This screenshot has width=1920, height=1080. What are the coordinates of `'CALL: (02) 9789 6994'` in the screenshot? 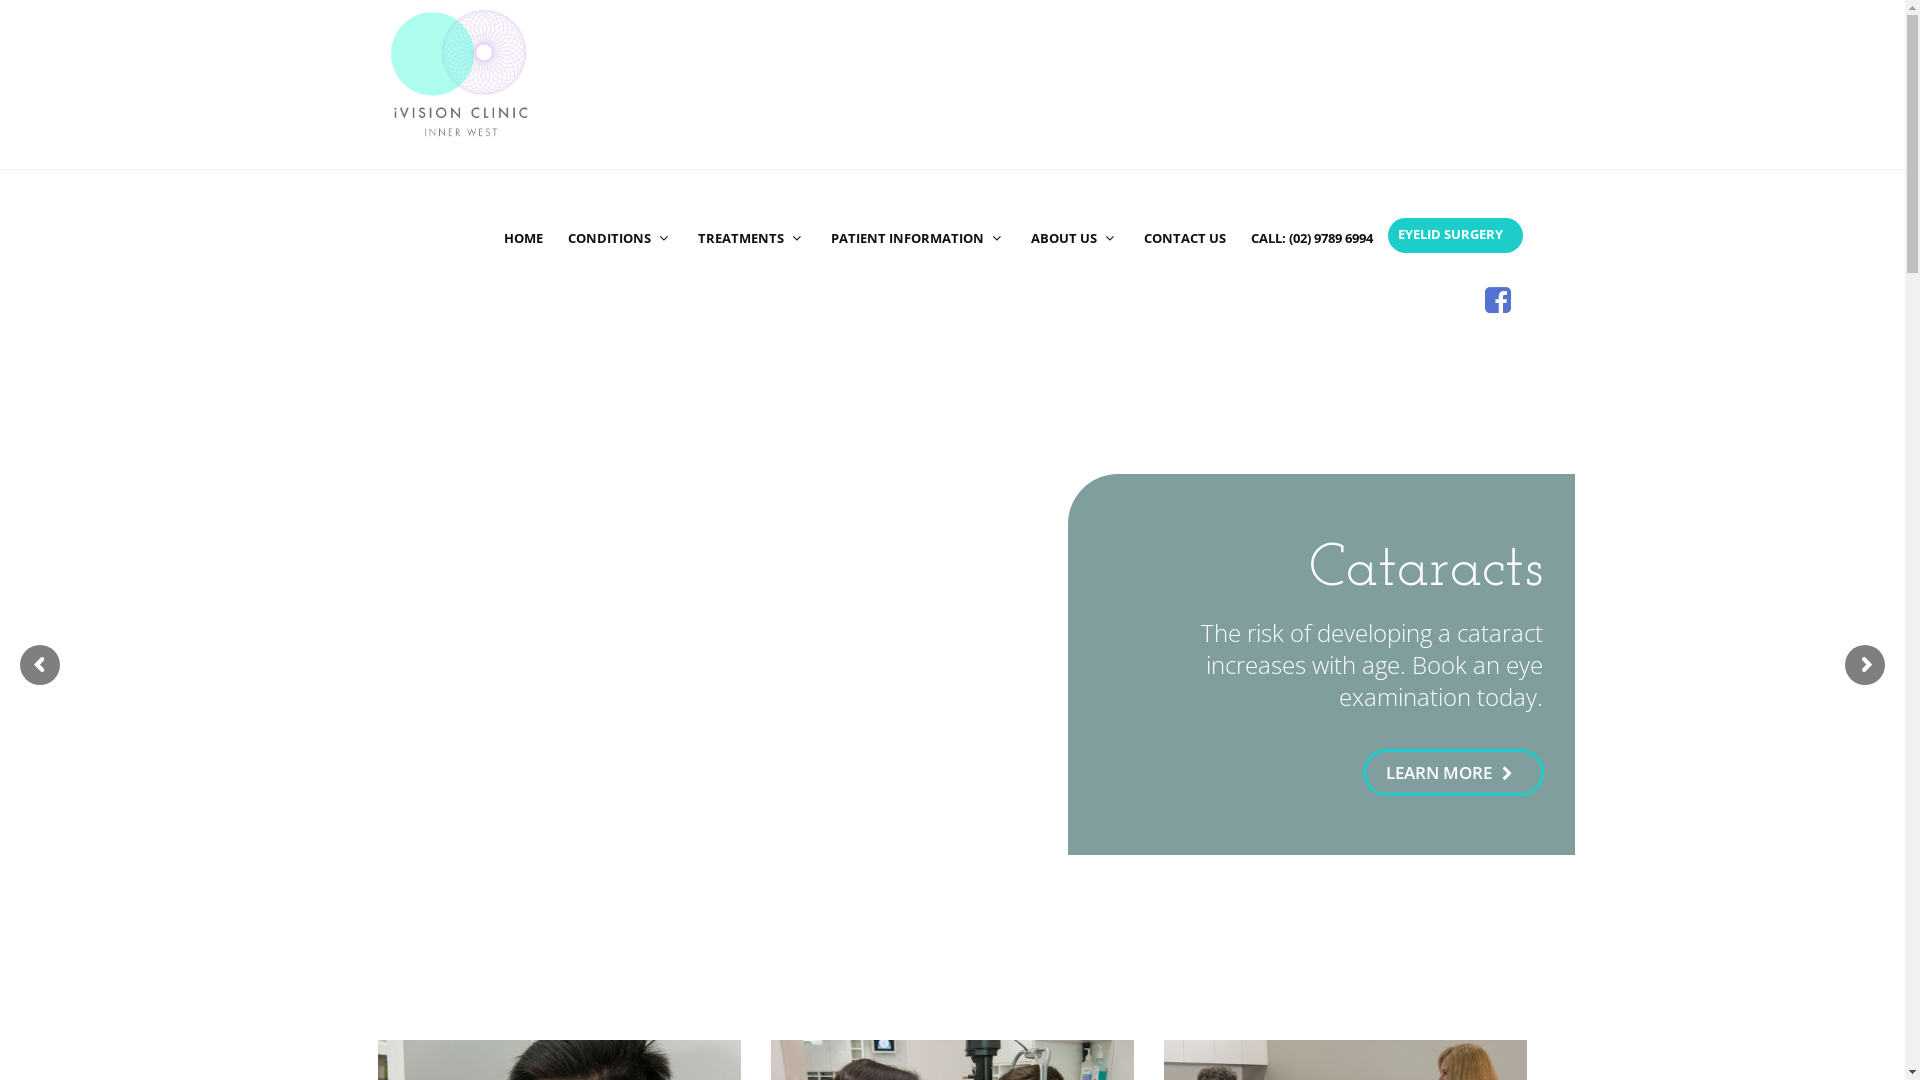 It's located at (1310, 203).